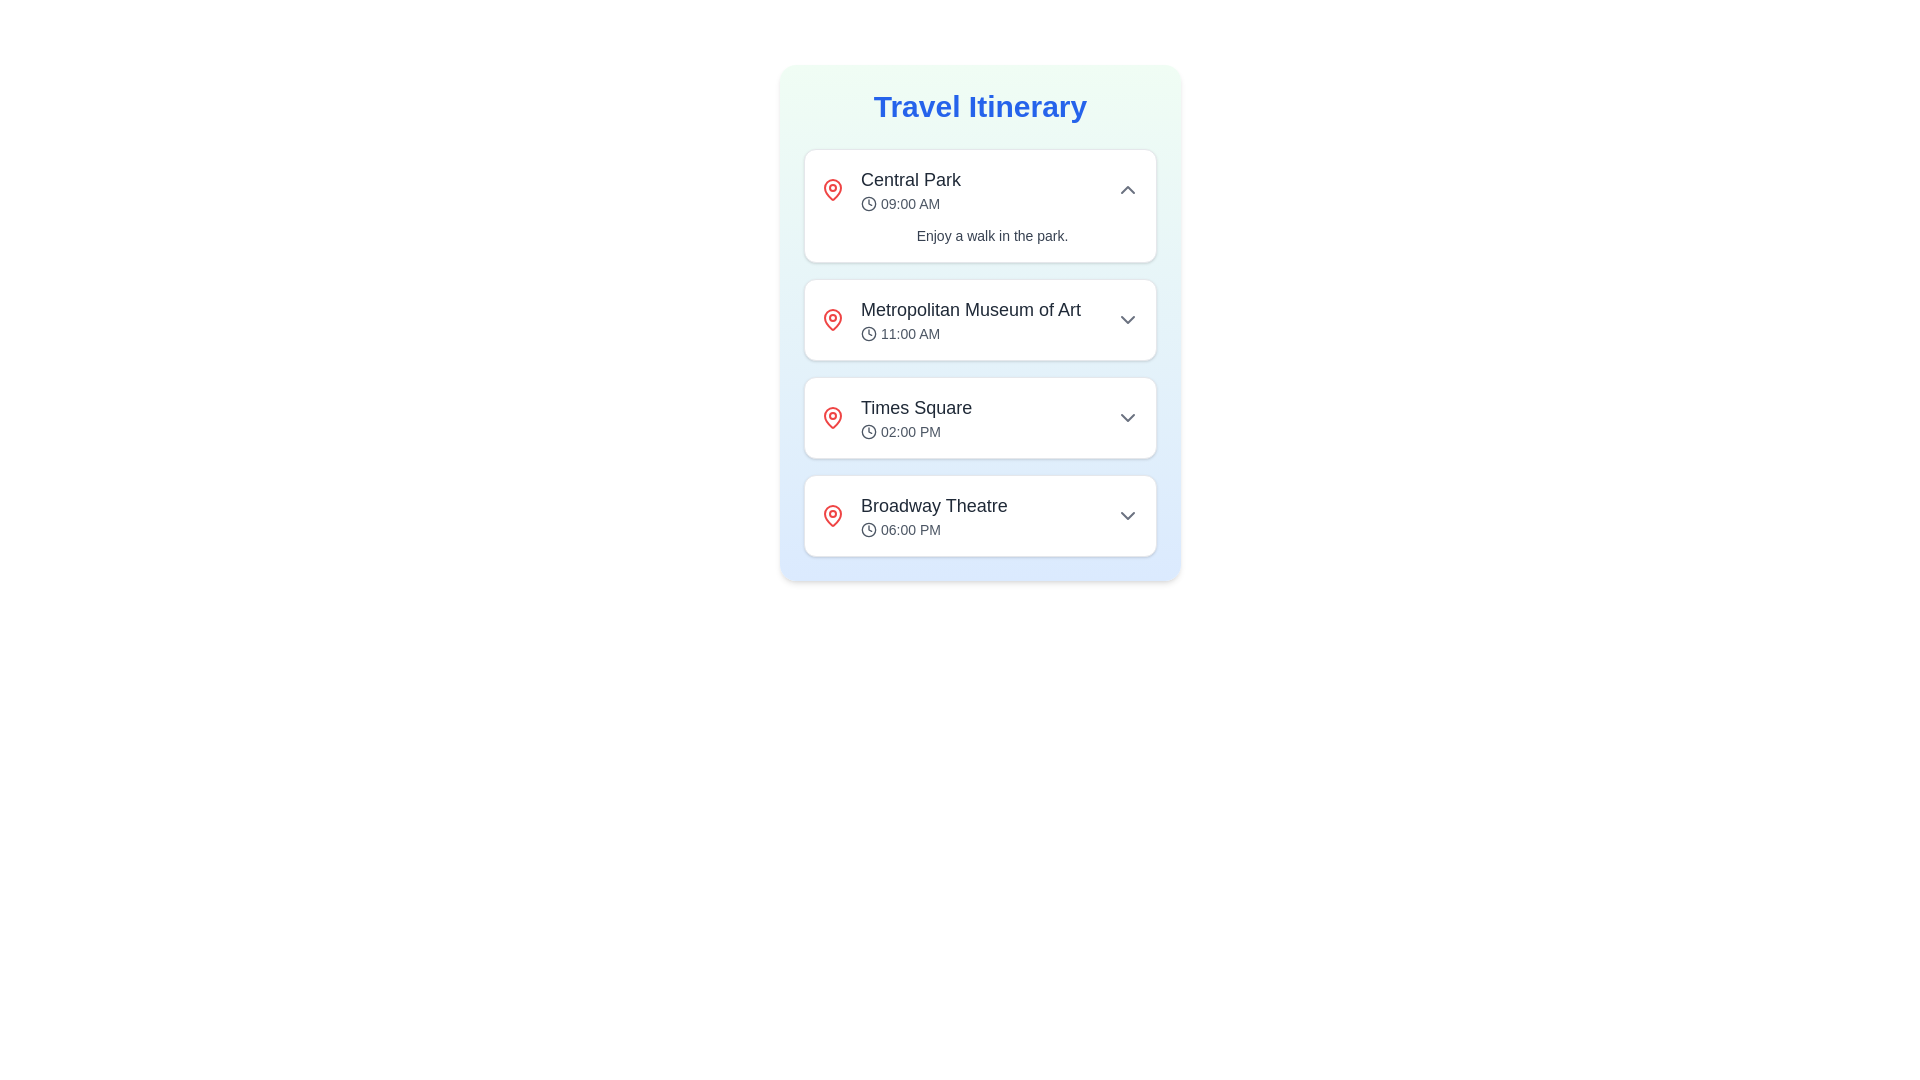  What do you see at coordinates (868, 431) in the screenshot?
I see `the circular clock icon located to the immediate left of the time string '02:00 PM' within the 'Times Square' entry` at bounding box center [868, 431].